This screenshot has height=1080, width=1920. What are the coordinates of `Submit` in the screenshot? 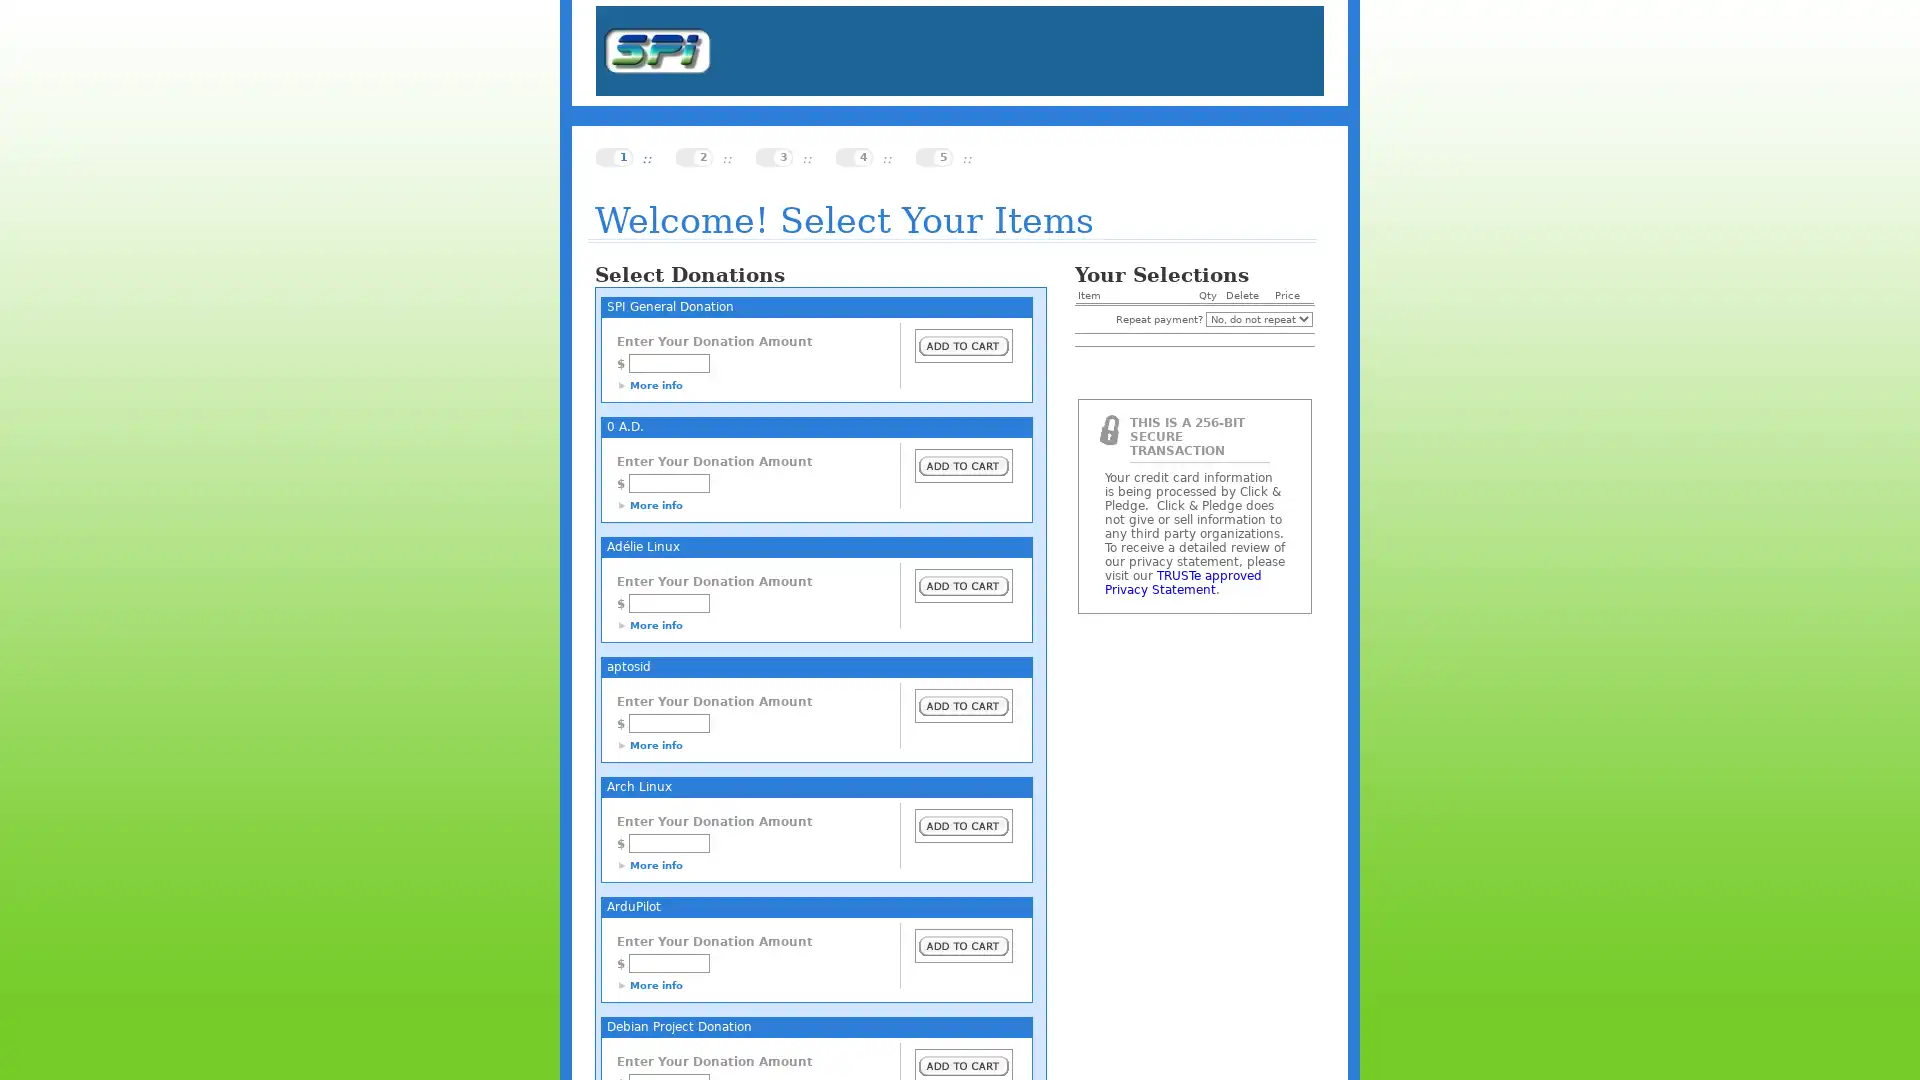 It's located at (964, 945).